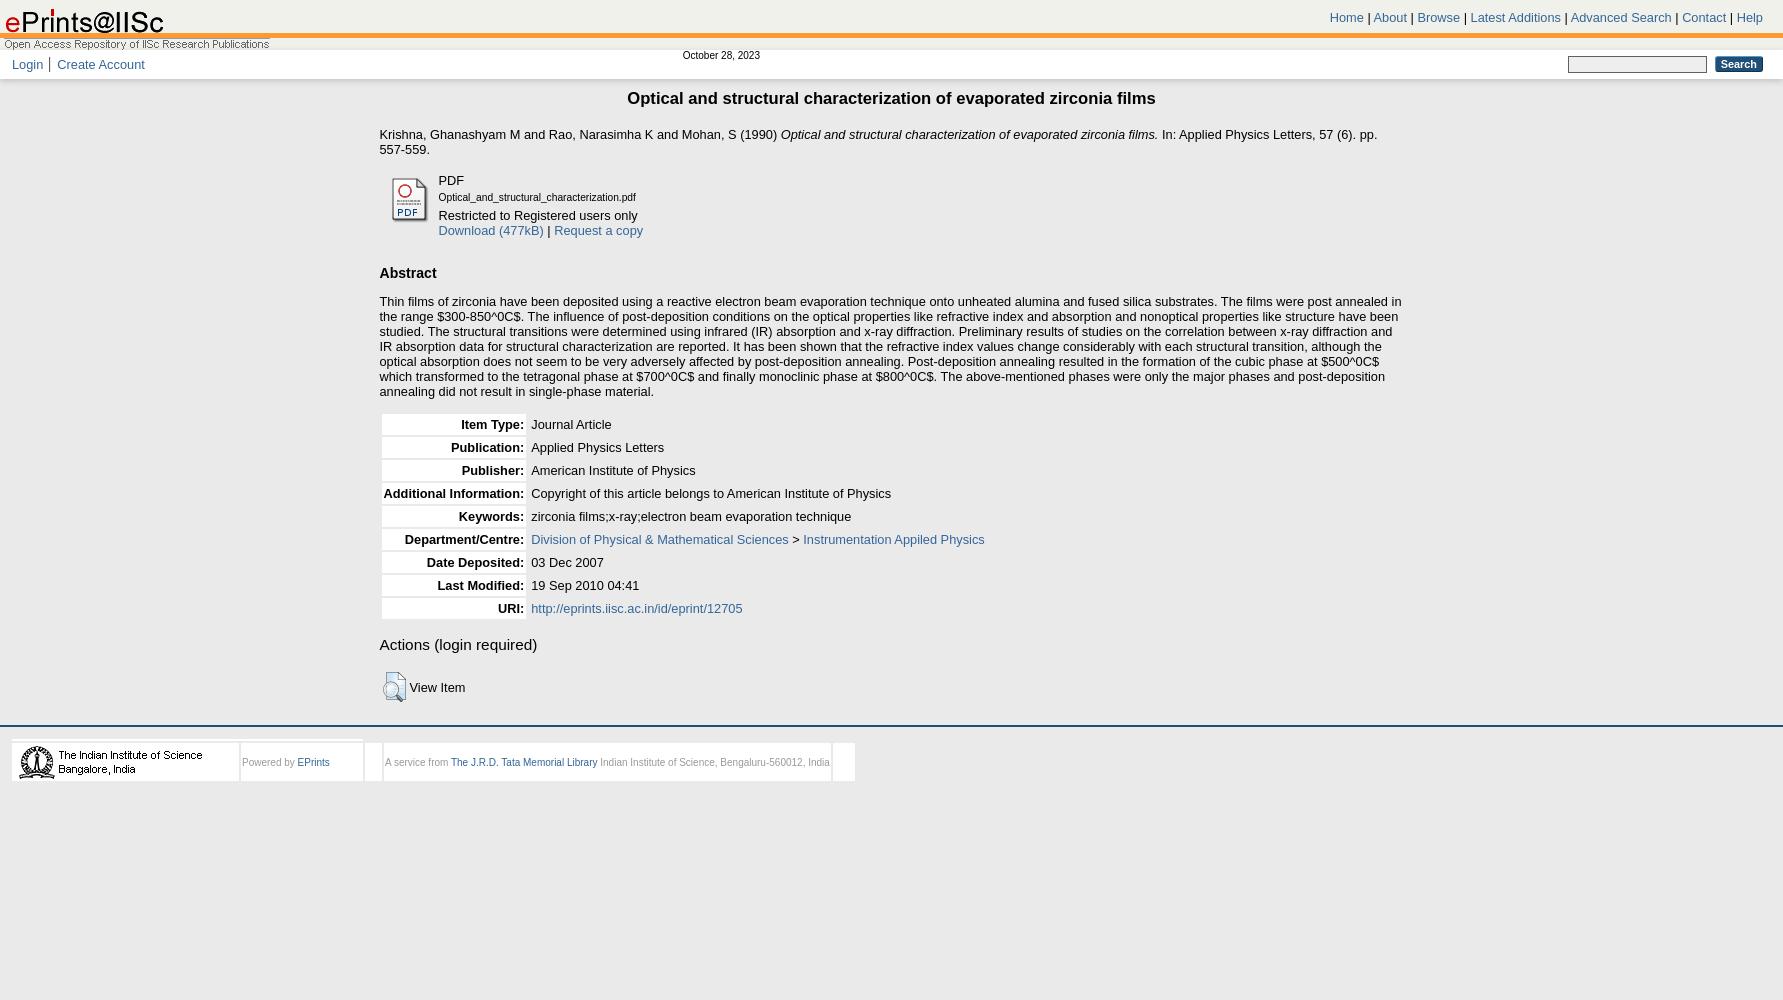 The image size is (1783, 1000). I want to click on 'Request a copy', so click(552, 228).